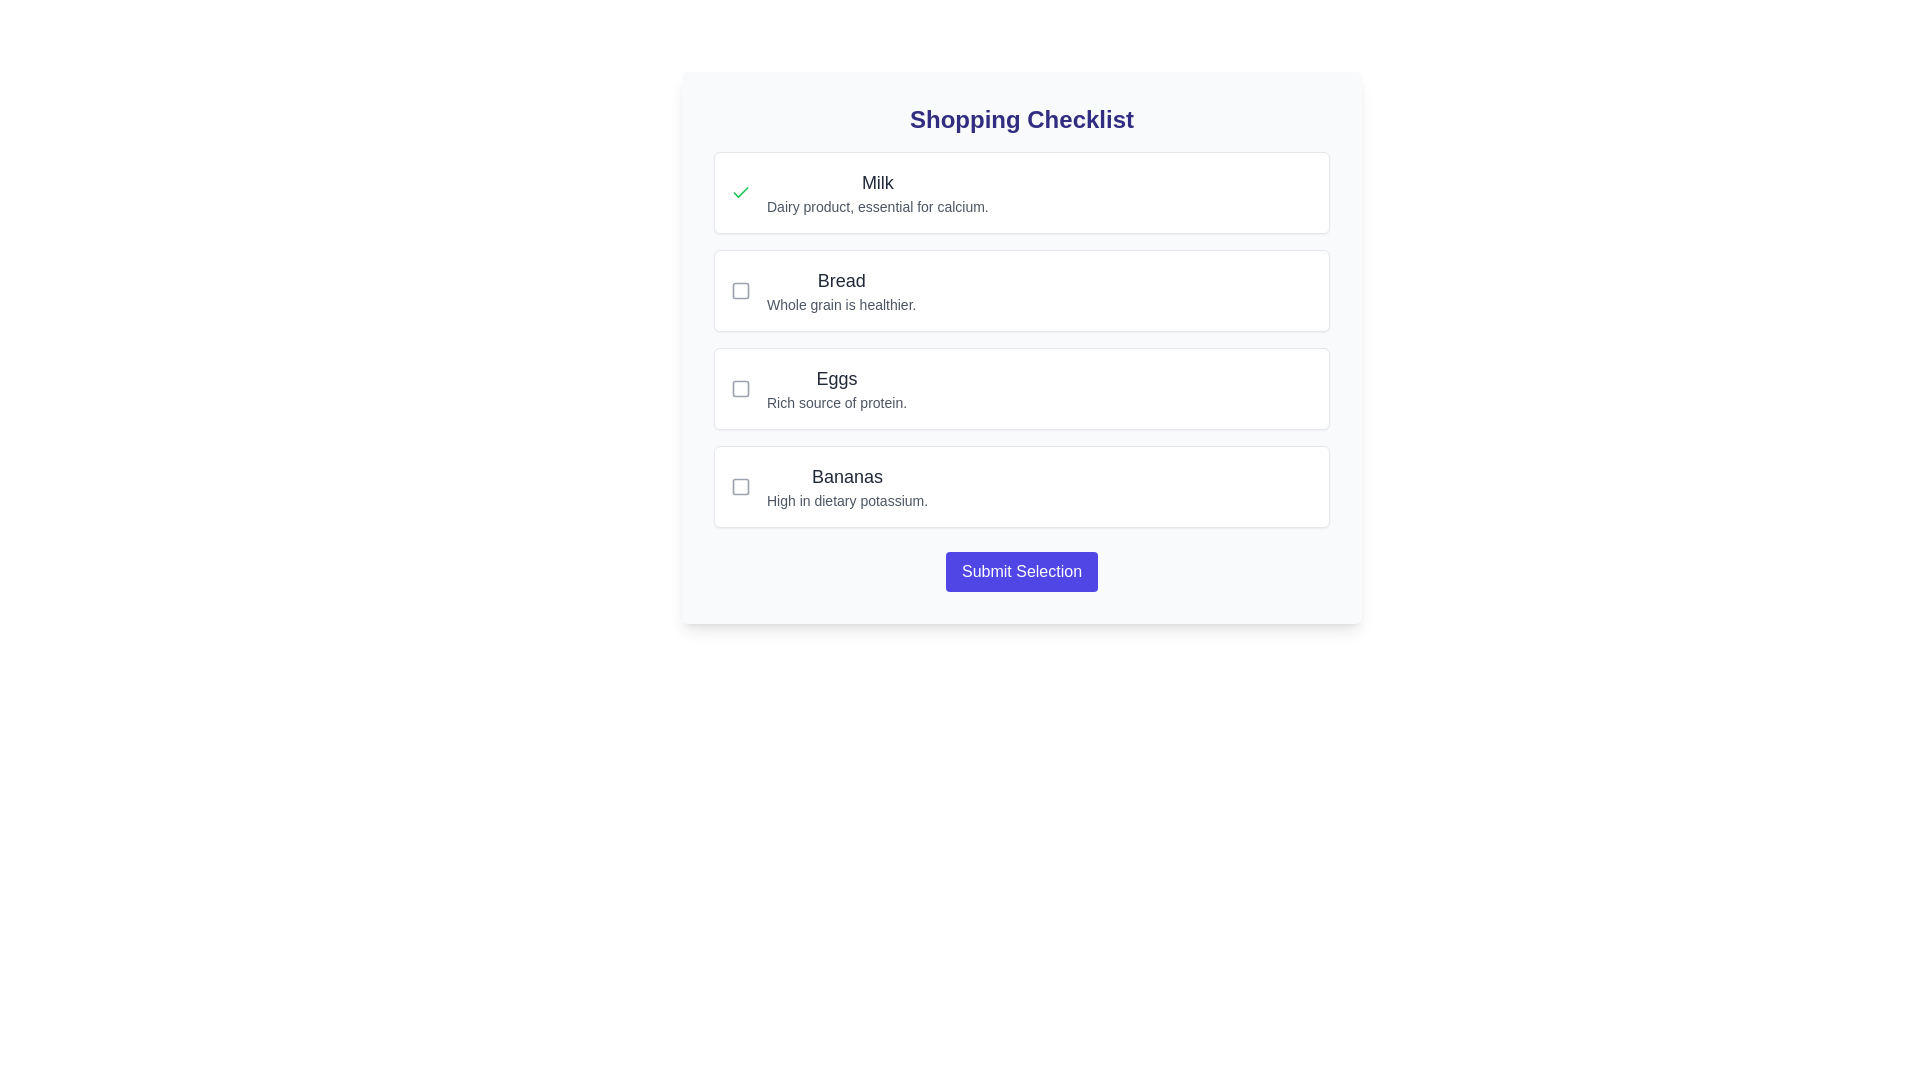 The image size is (1920, 1080). What do you see at coordinates (829, 486) in the screenshot?
I see `the checkbox for 'Bananas'` at bounding box center [829, 486].